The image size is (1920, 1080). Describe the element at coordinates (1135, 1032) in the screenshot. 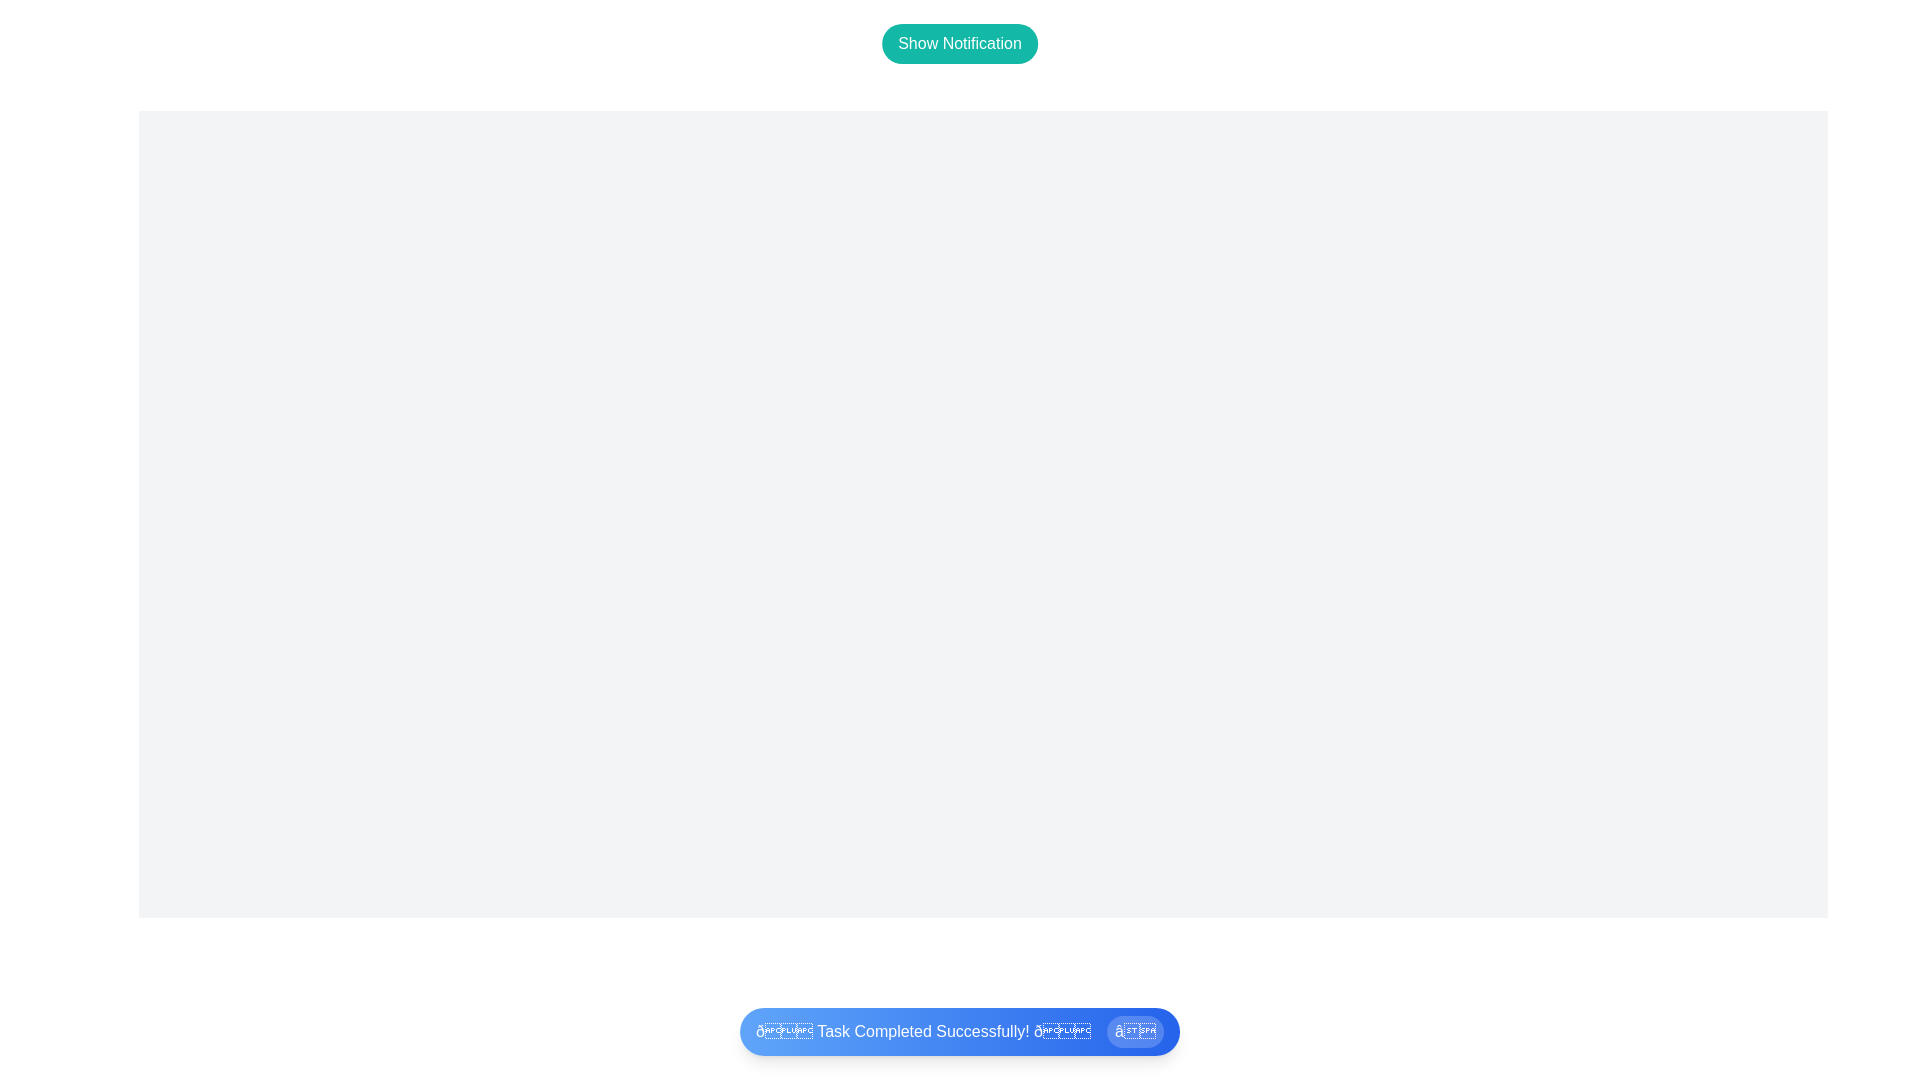

I see `the close button of the snackbar to hide it` at that location.